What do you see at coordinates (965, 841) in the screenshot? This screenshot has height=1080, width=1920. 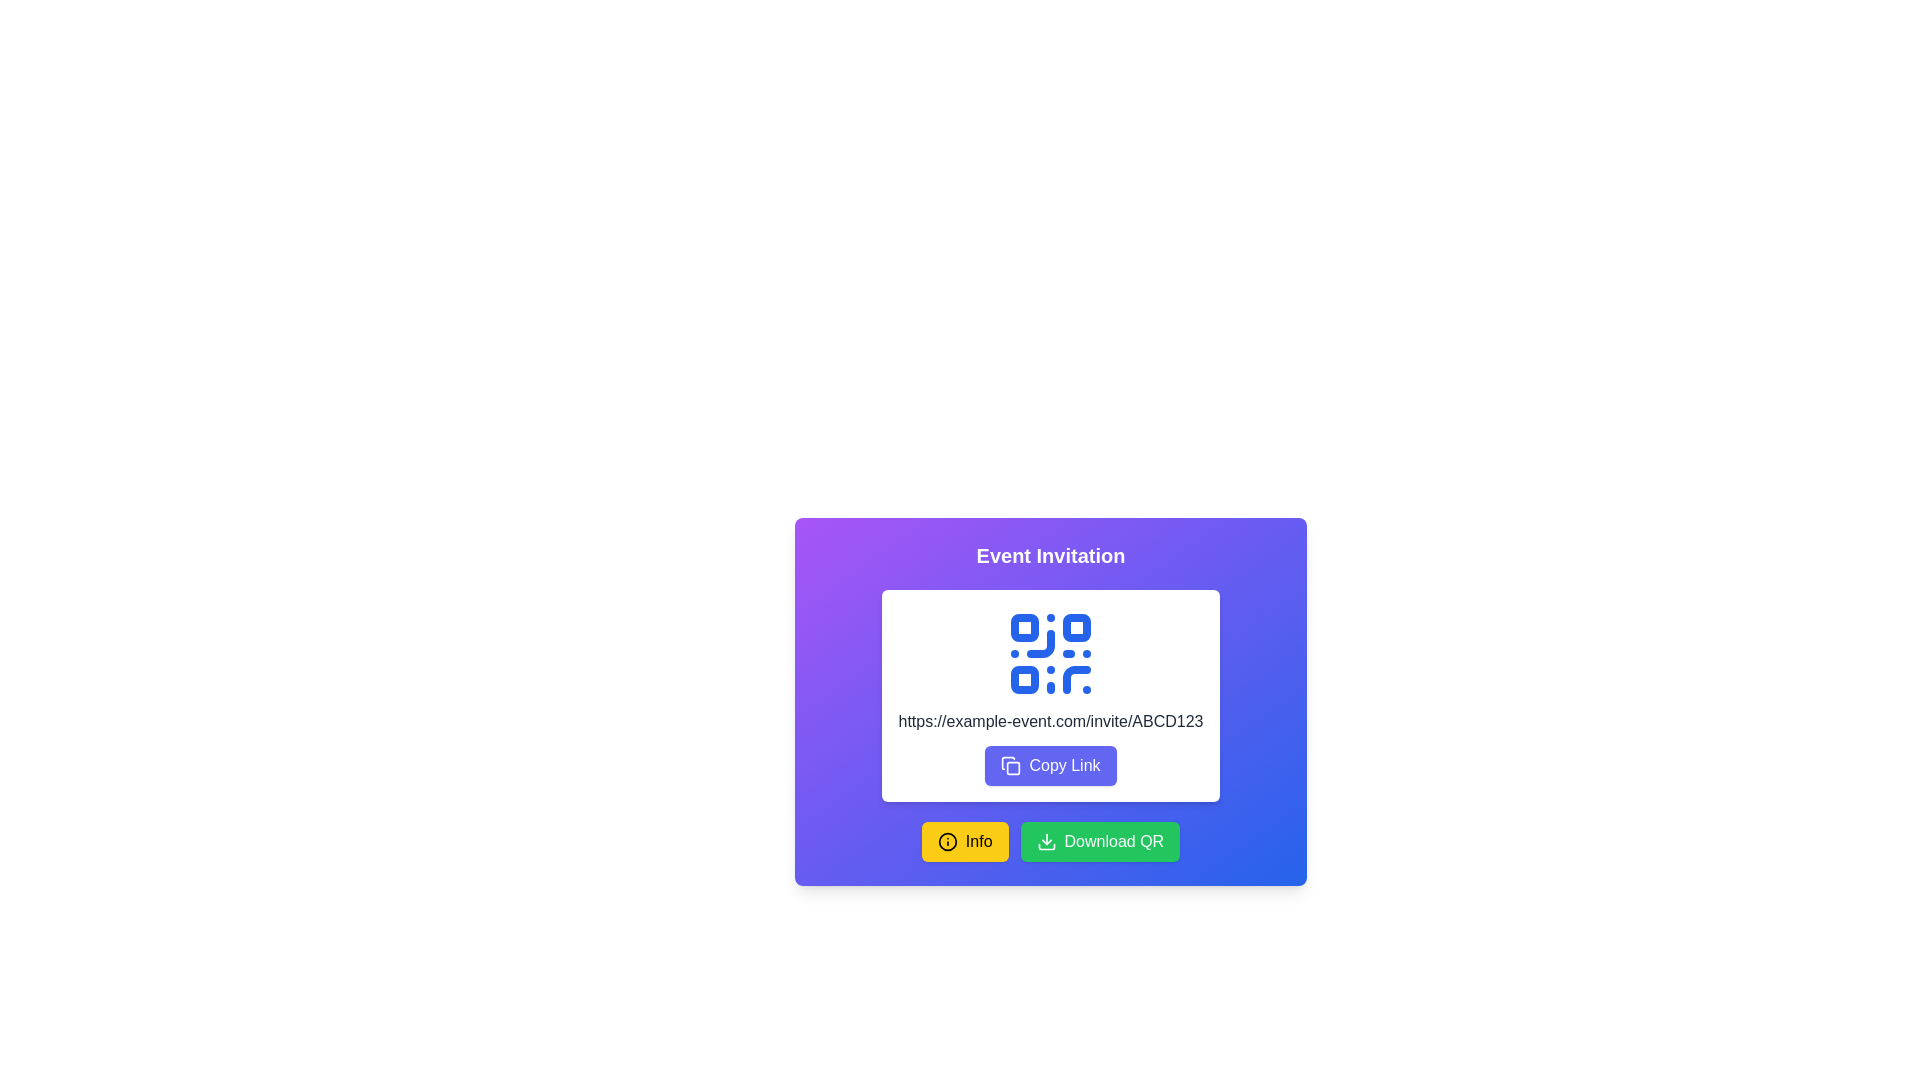 I see `the 'Info' button, which is a rectangular button with a yellow background and black text, located at the bottom of a modal to the left of the 'Download QR' button` at bounding box center [965, 841].